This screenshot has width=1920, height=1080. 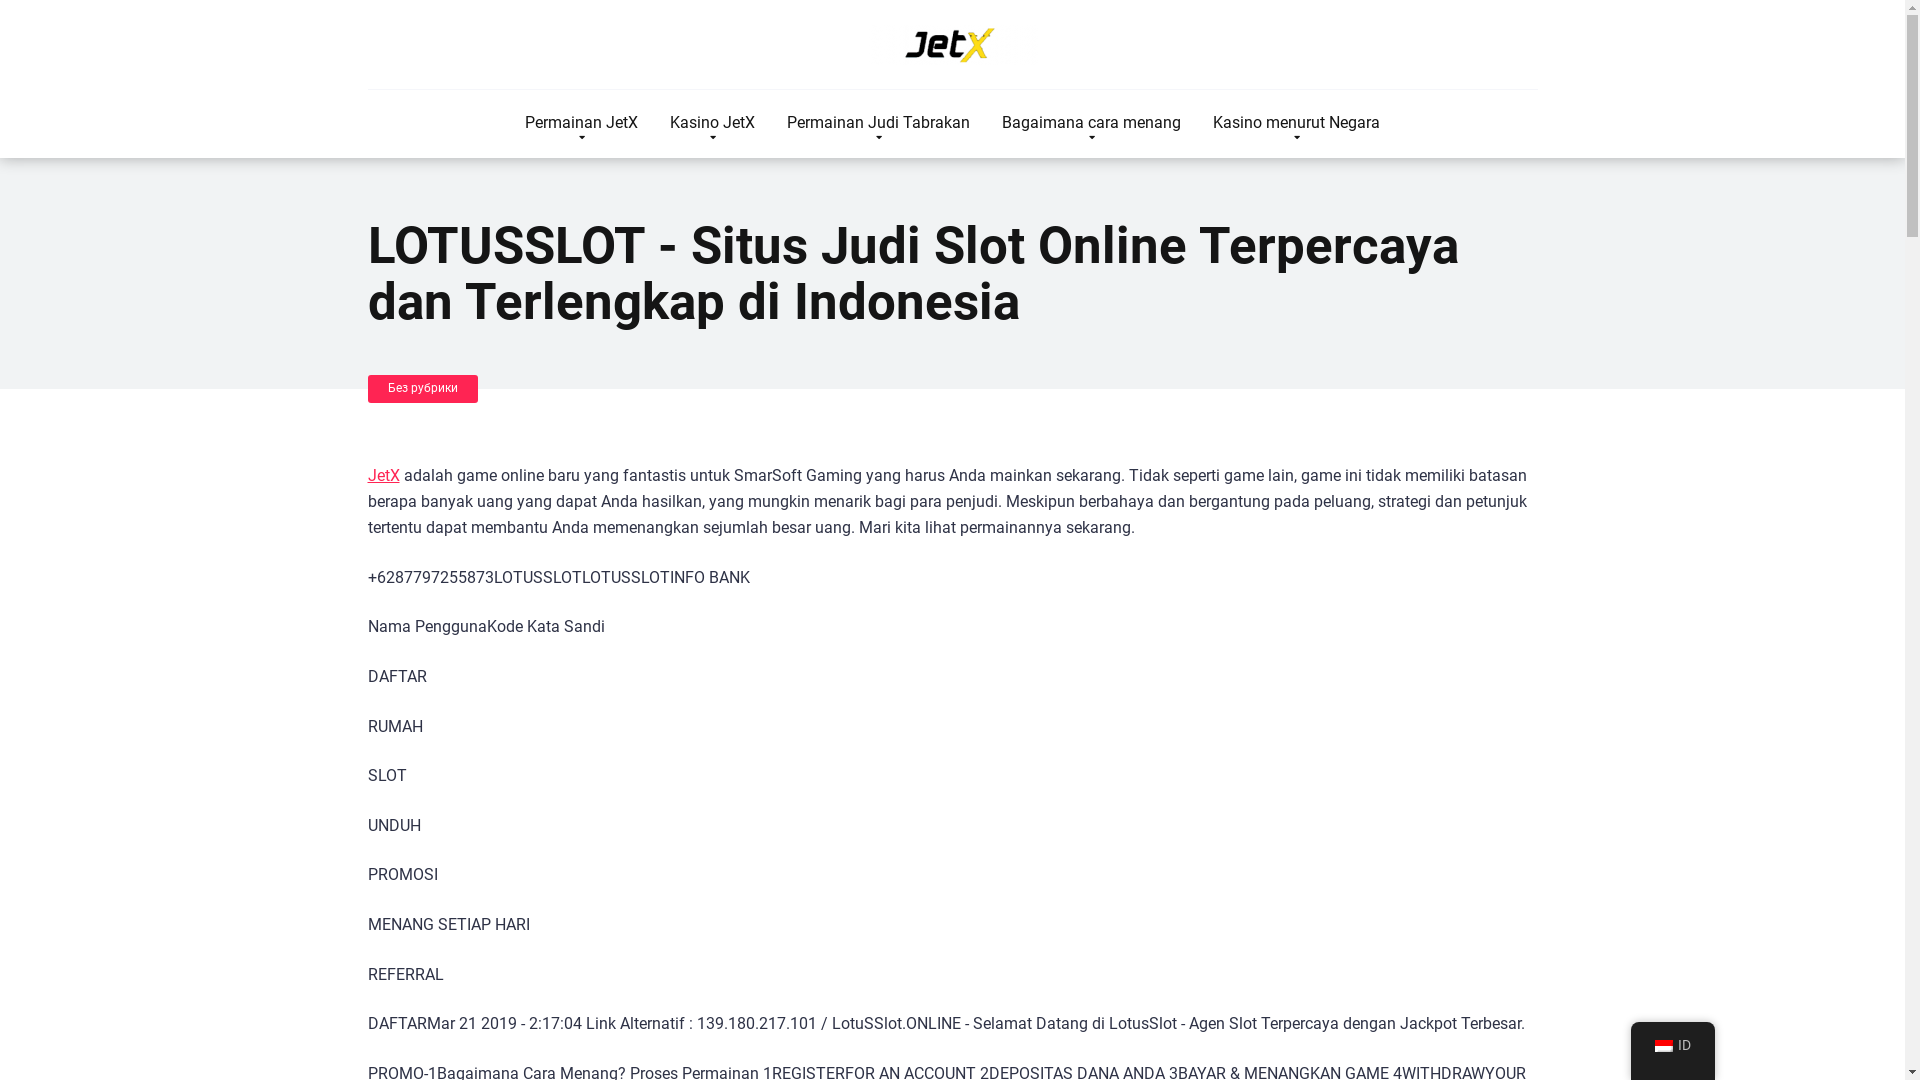 I want to click on 'JetX', so click(x=384, y=475).